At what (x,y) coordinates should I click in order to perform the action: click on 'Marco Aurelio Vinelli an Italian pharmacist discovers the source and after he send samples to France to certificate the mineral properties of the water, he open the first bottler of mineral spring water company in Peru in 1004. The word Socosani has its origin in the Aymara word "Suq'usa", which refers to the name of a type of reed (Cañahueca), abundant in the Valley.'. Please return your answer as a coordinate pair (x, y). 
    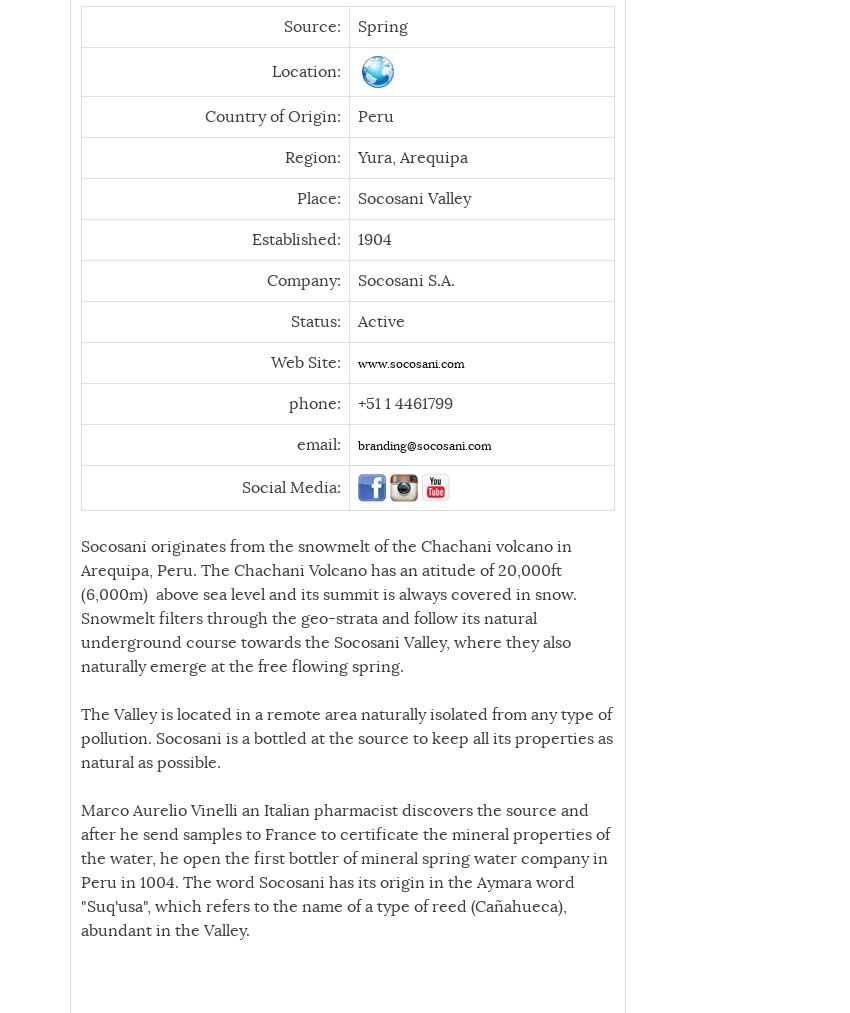
    Looking at the image, I should click on (344, 868).